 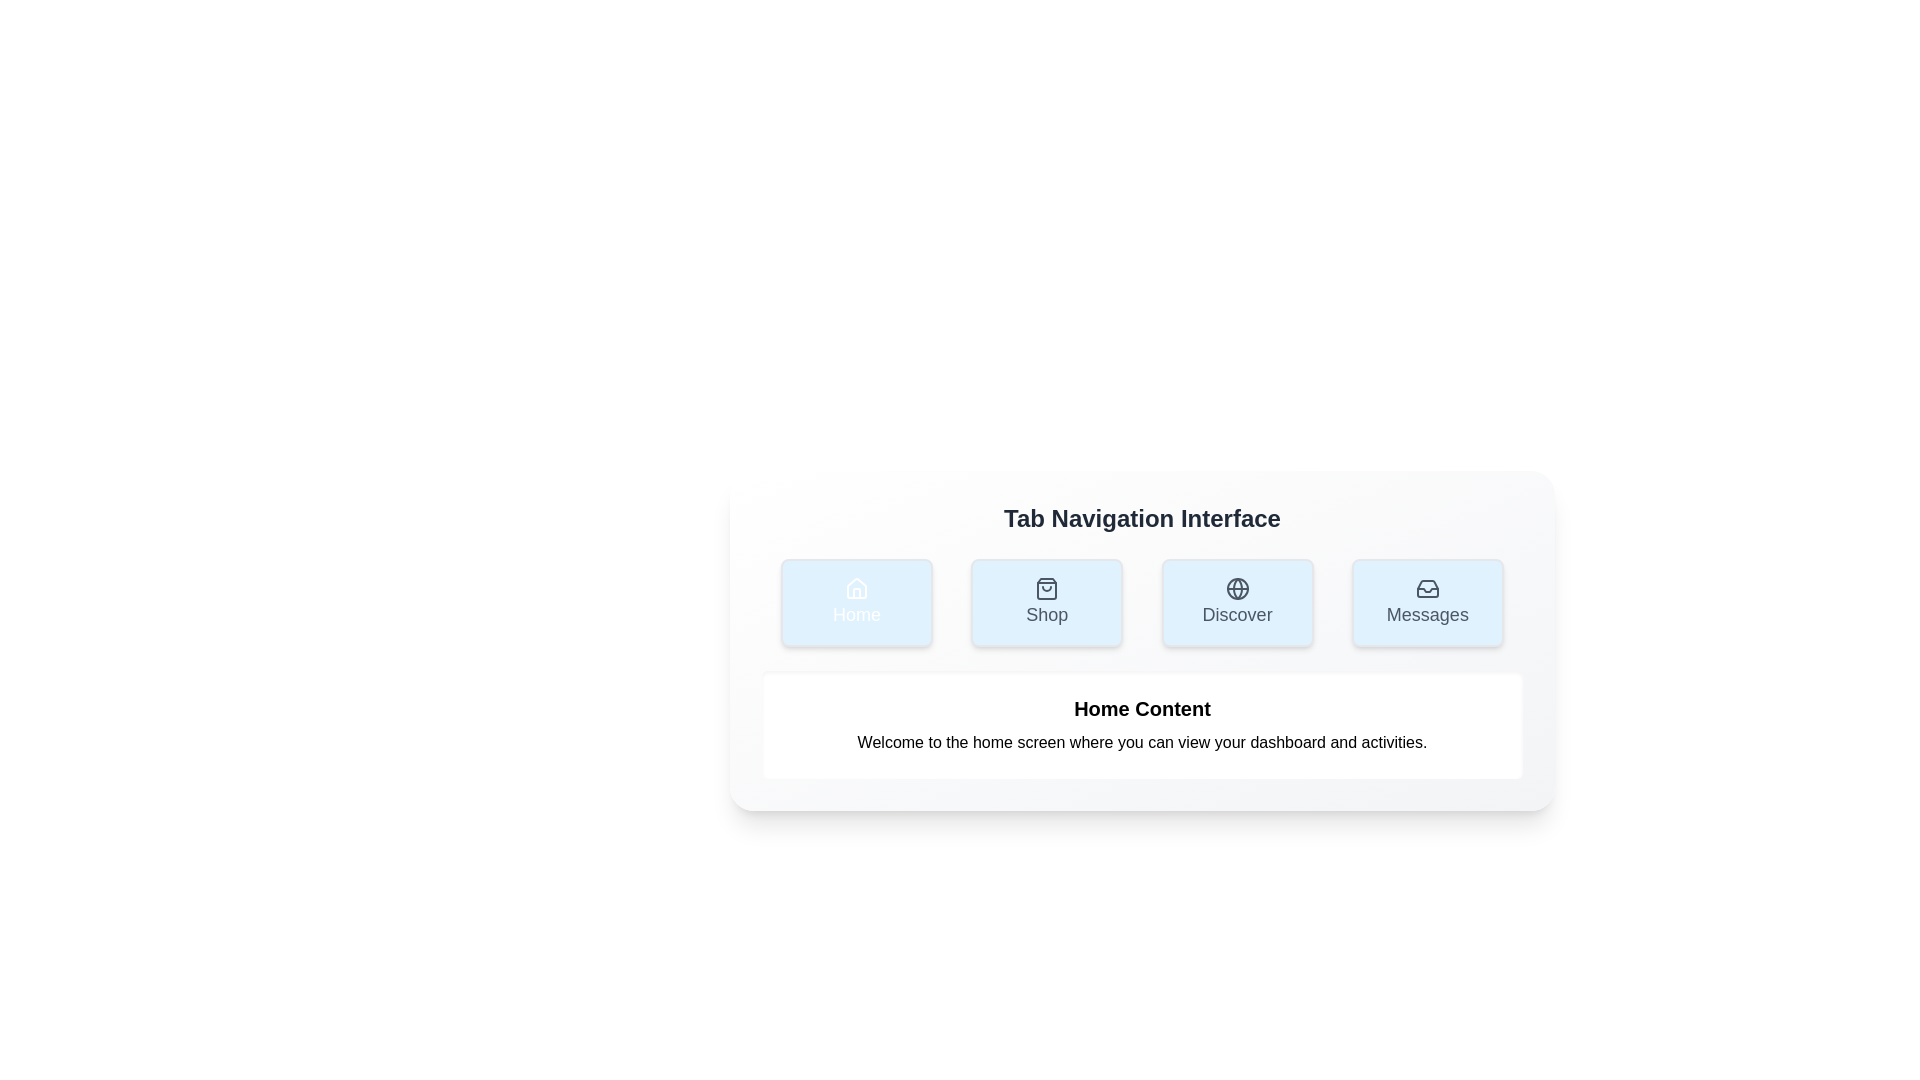 I want to click on the 'Shop' text label, so click(x=1046, y=613).